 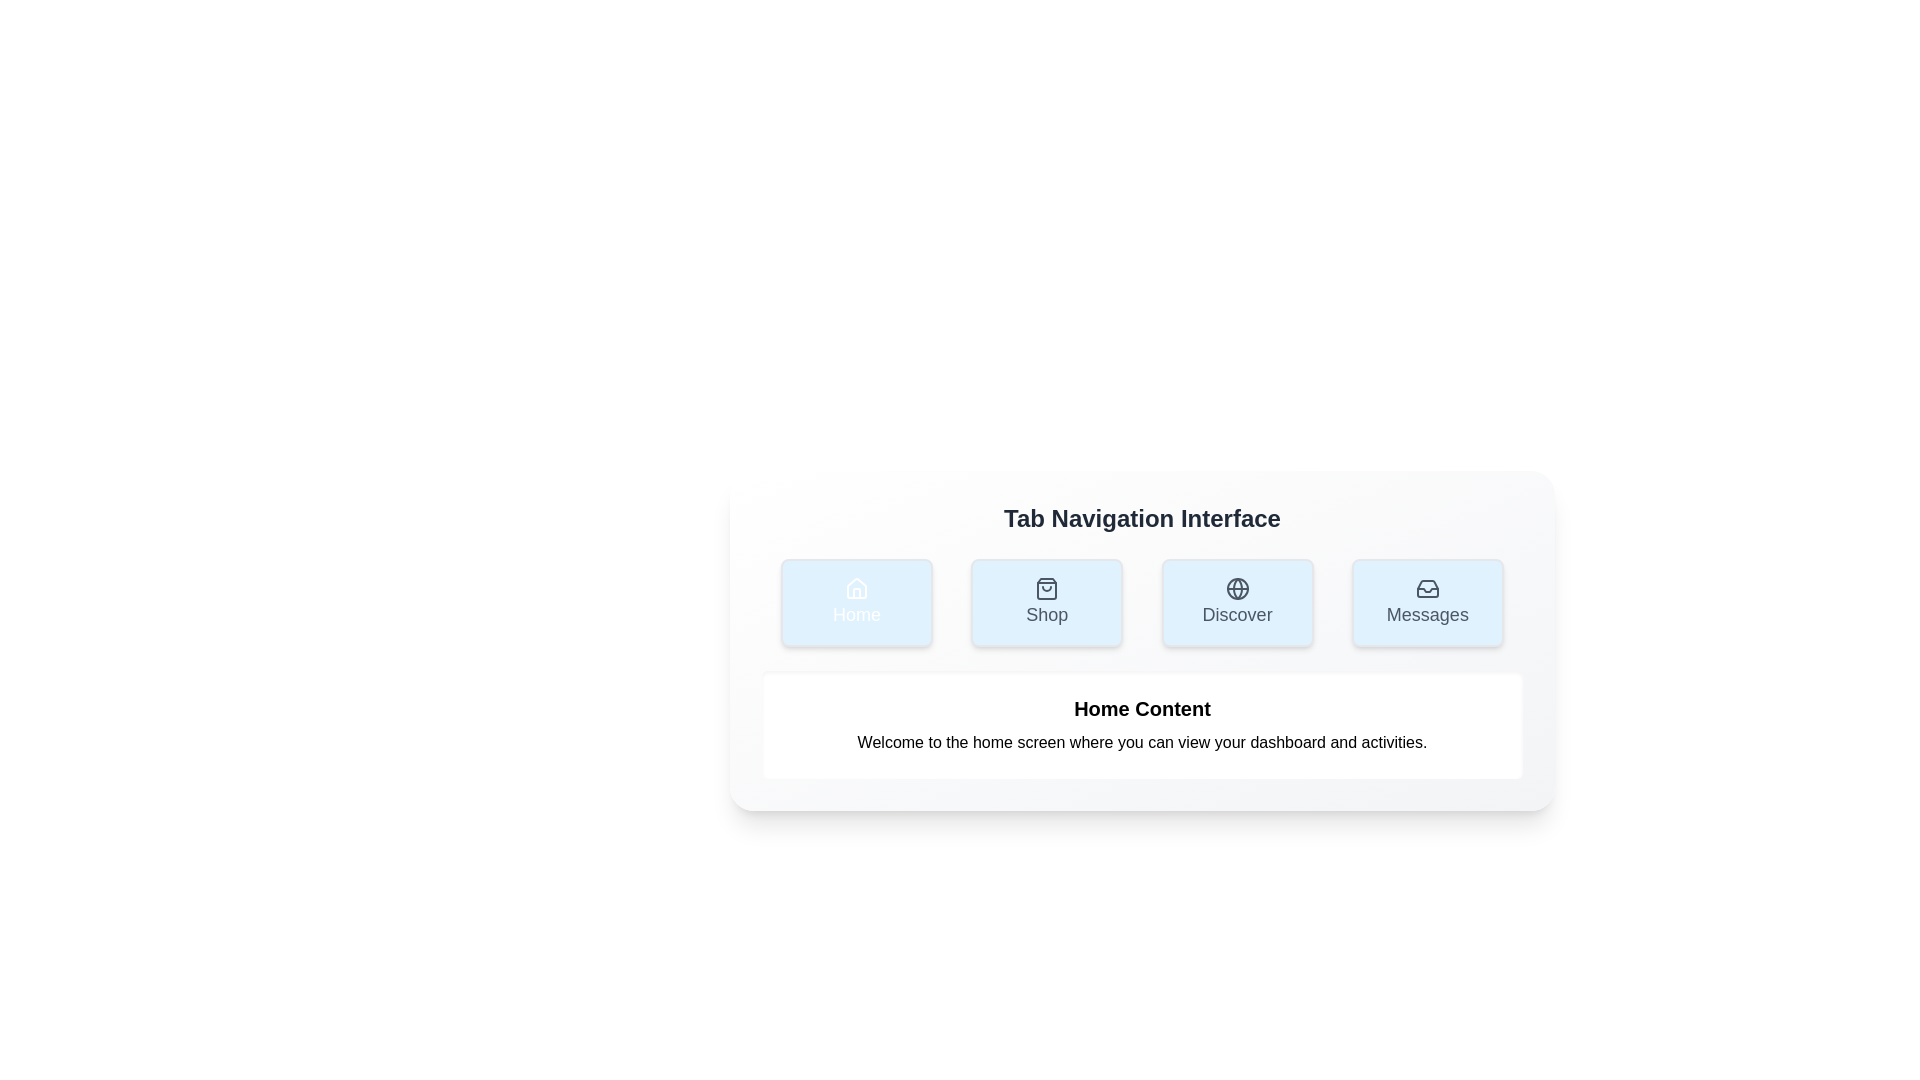 I want to click on the 'Shop' text label, so click(x=1046, y=613).